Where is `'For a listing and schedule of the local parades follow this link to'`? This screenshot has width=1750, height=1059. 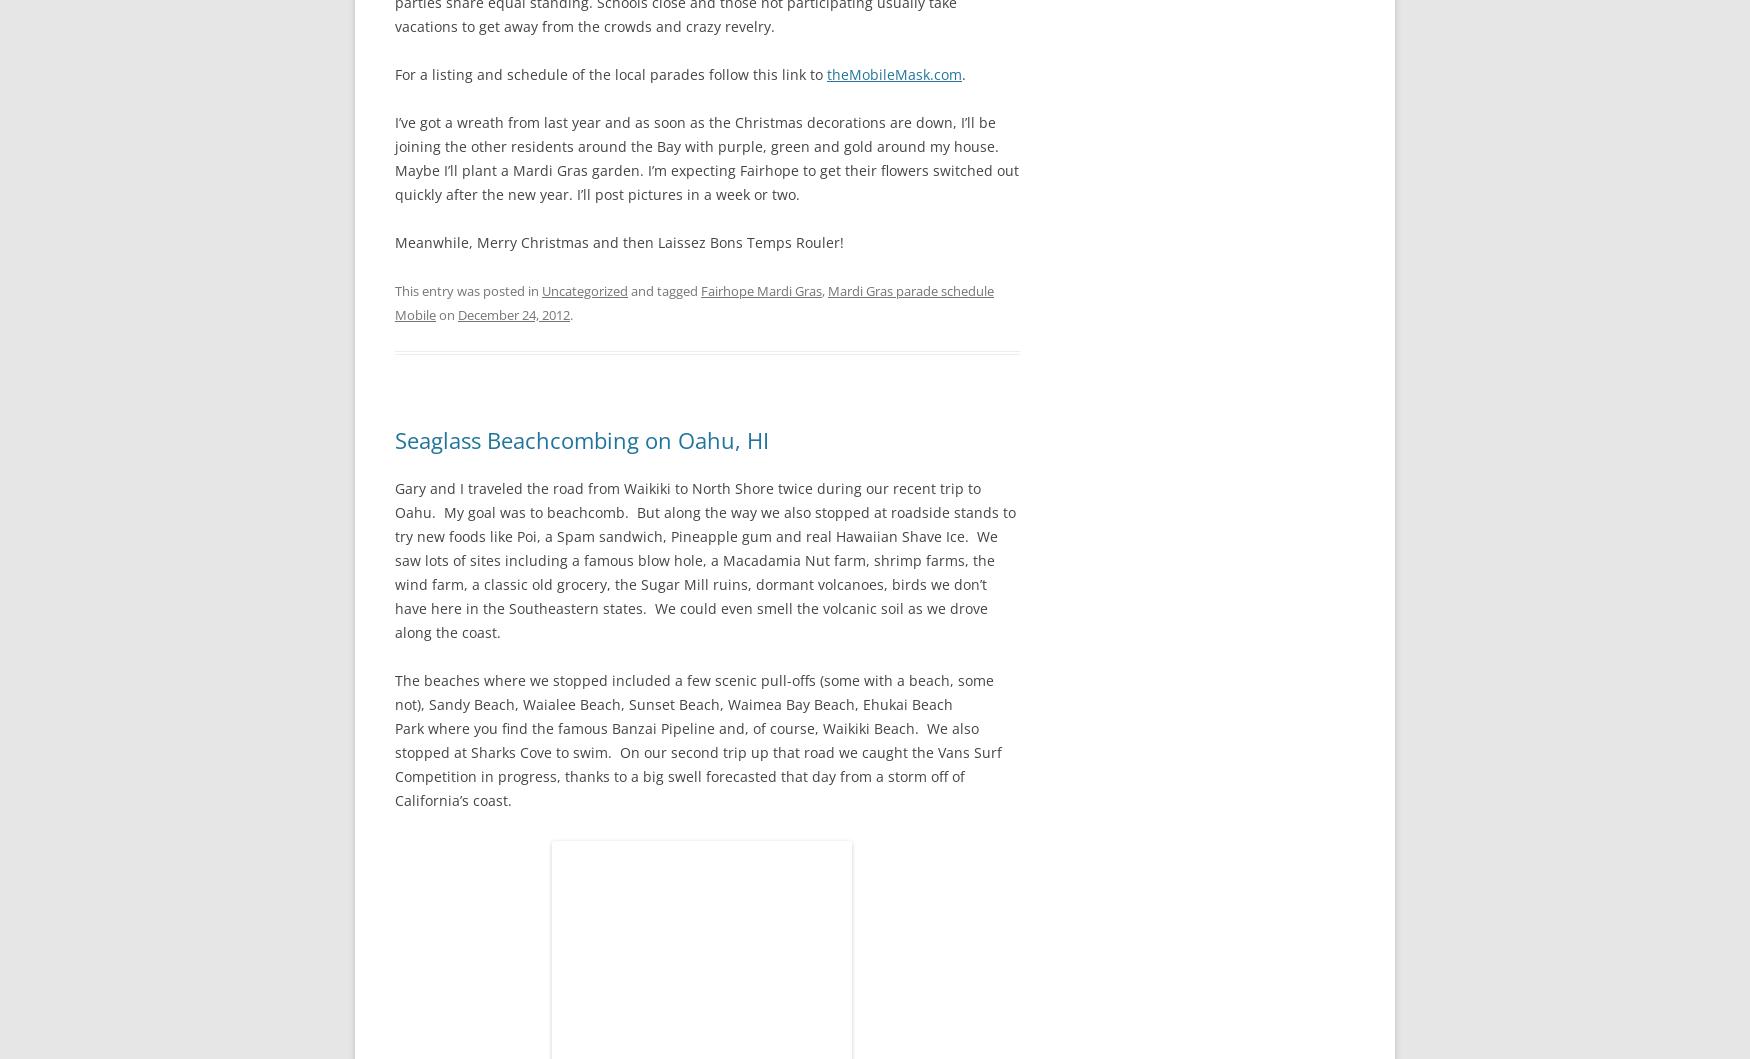 'For a listing and schedule of the local parades follow this link to' is located at coordinates (393, 73).